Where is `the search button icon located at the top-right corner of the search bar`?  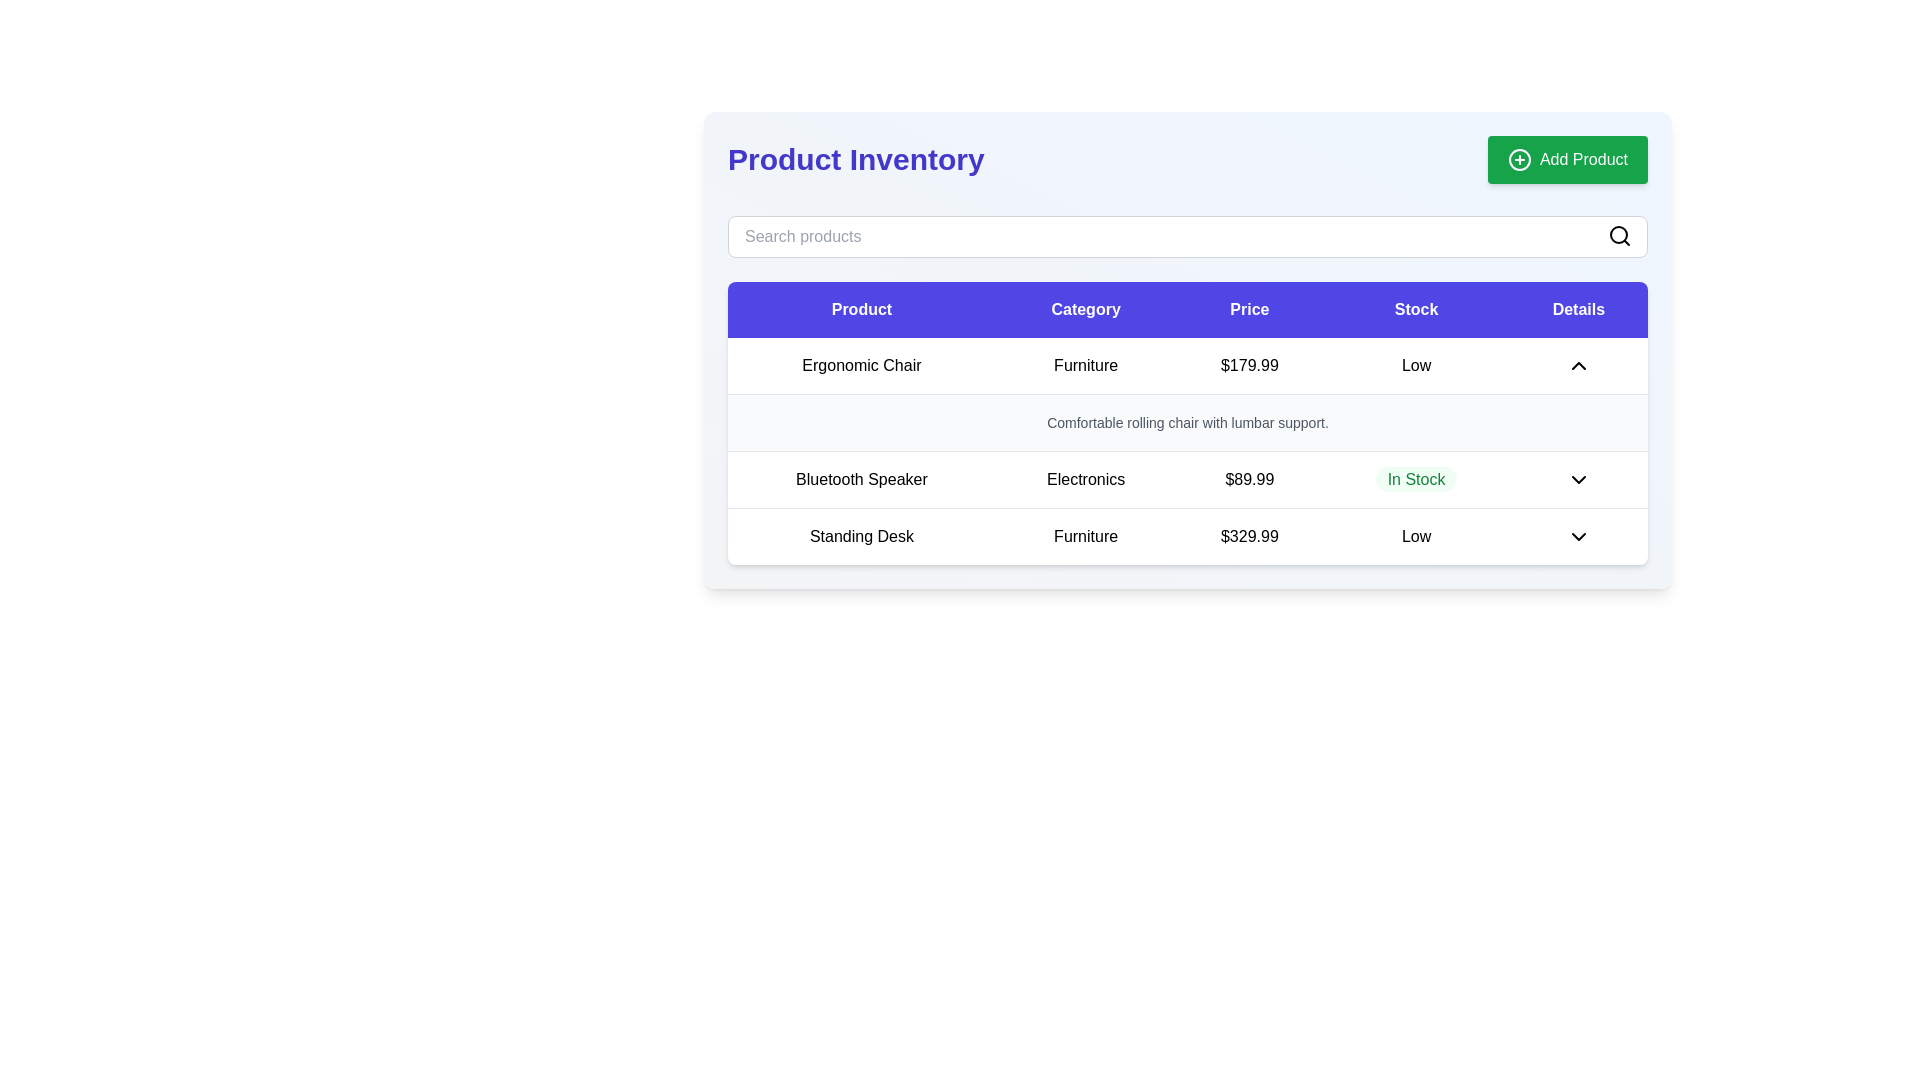 the search button icon located at the top-right corner of the search bar is located at coordinates (1620, 234).